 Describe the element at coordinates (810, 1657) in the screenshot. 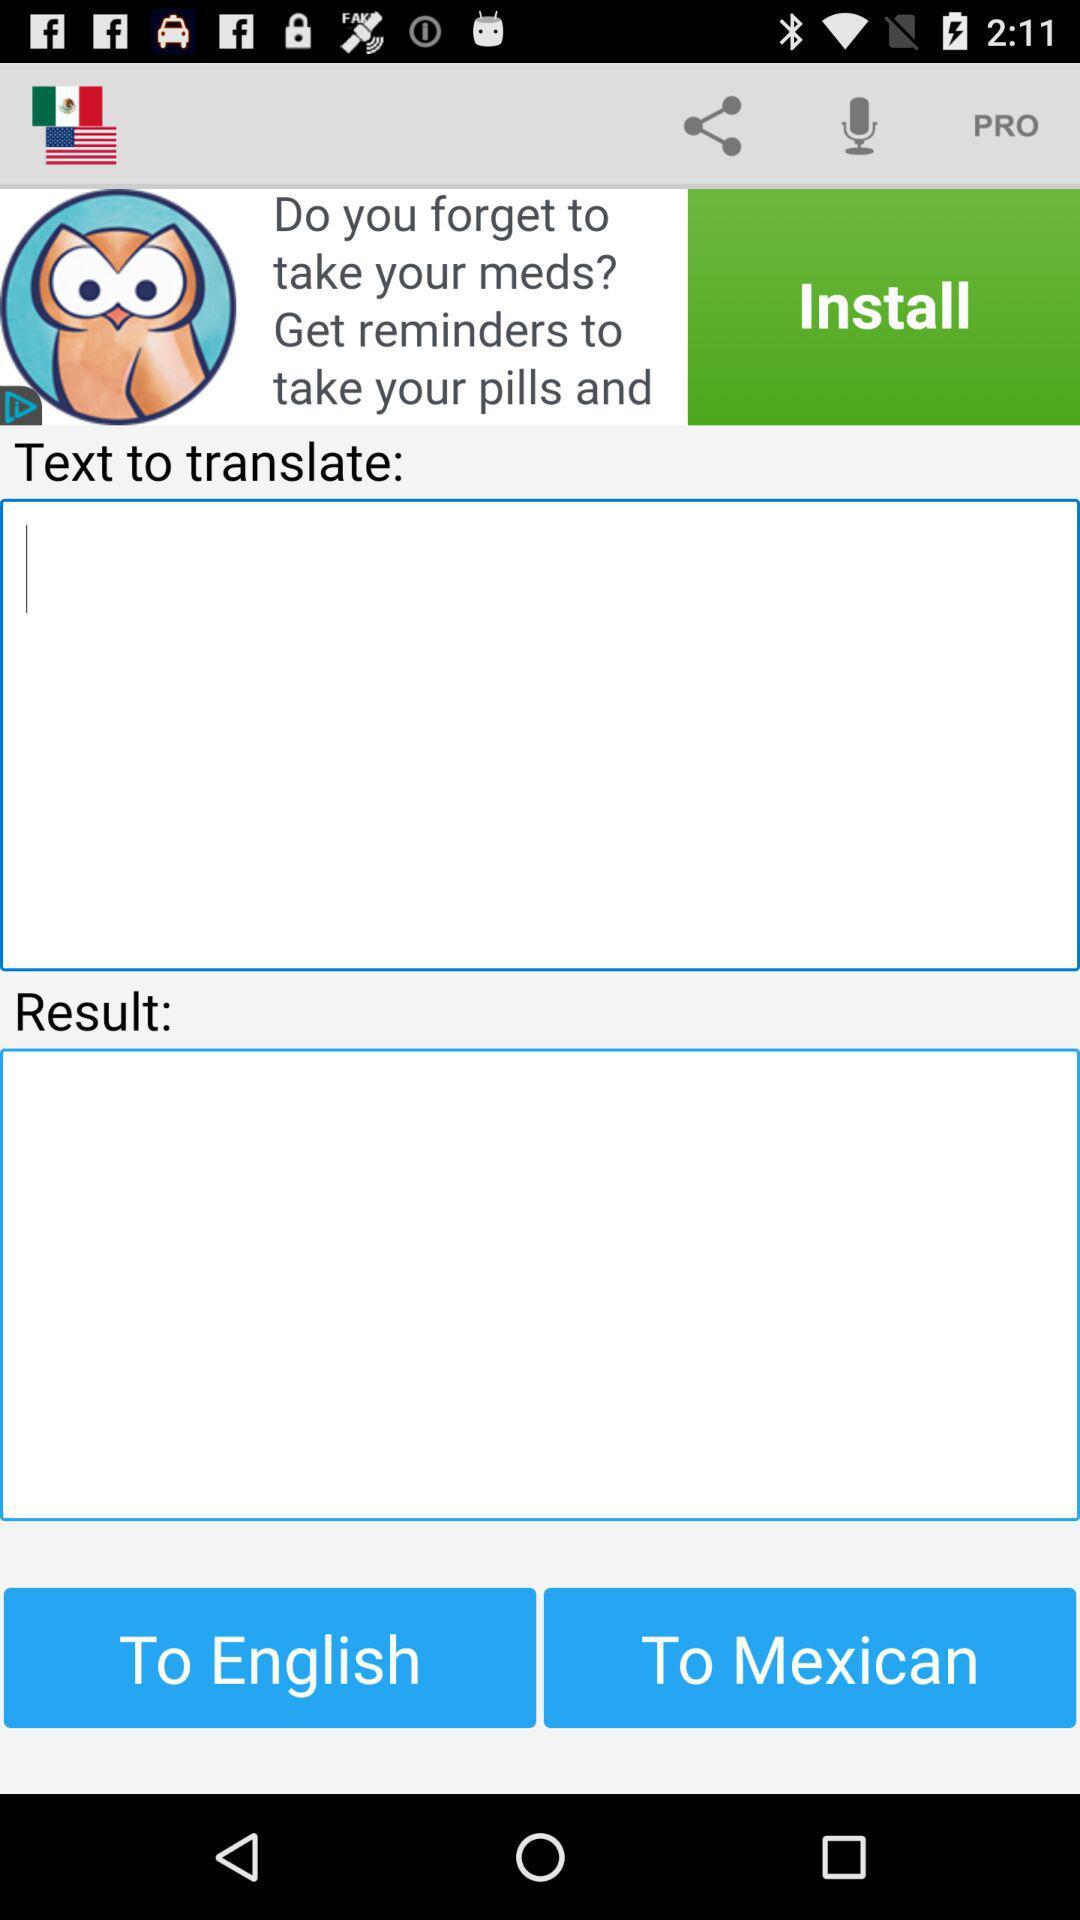

I see `the item next to to english` at that location.